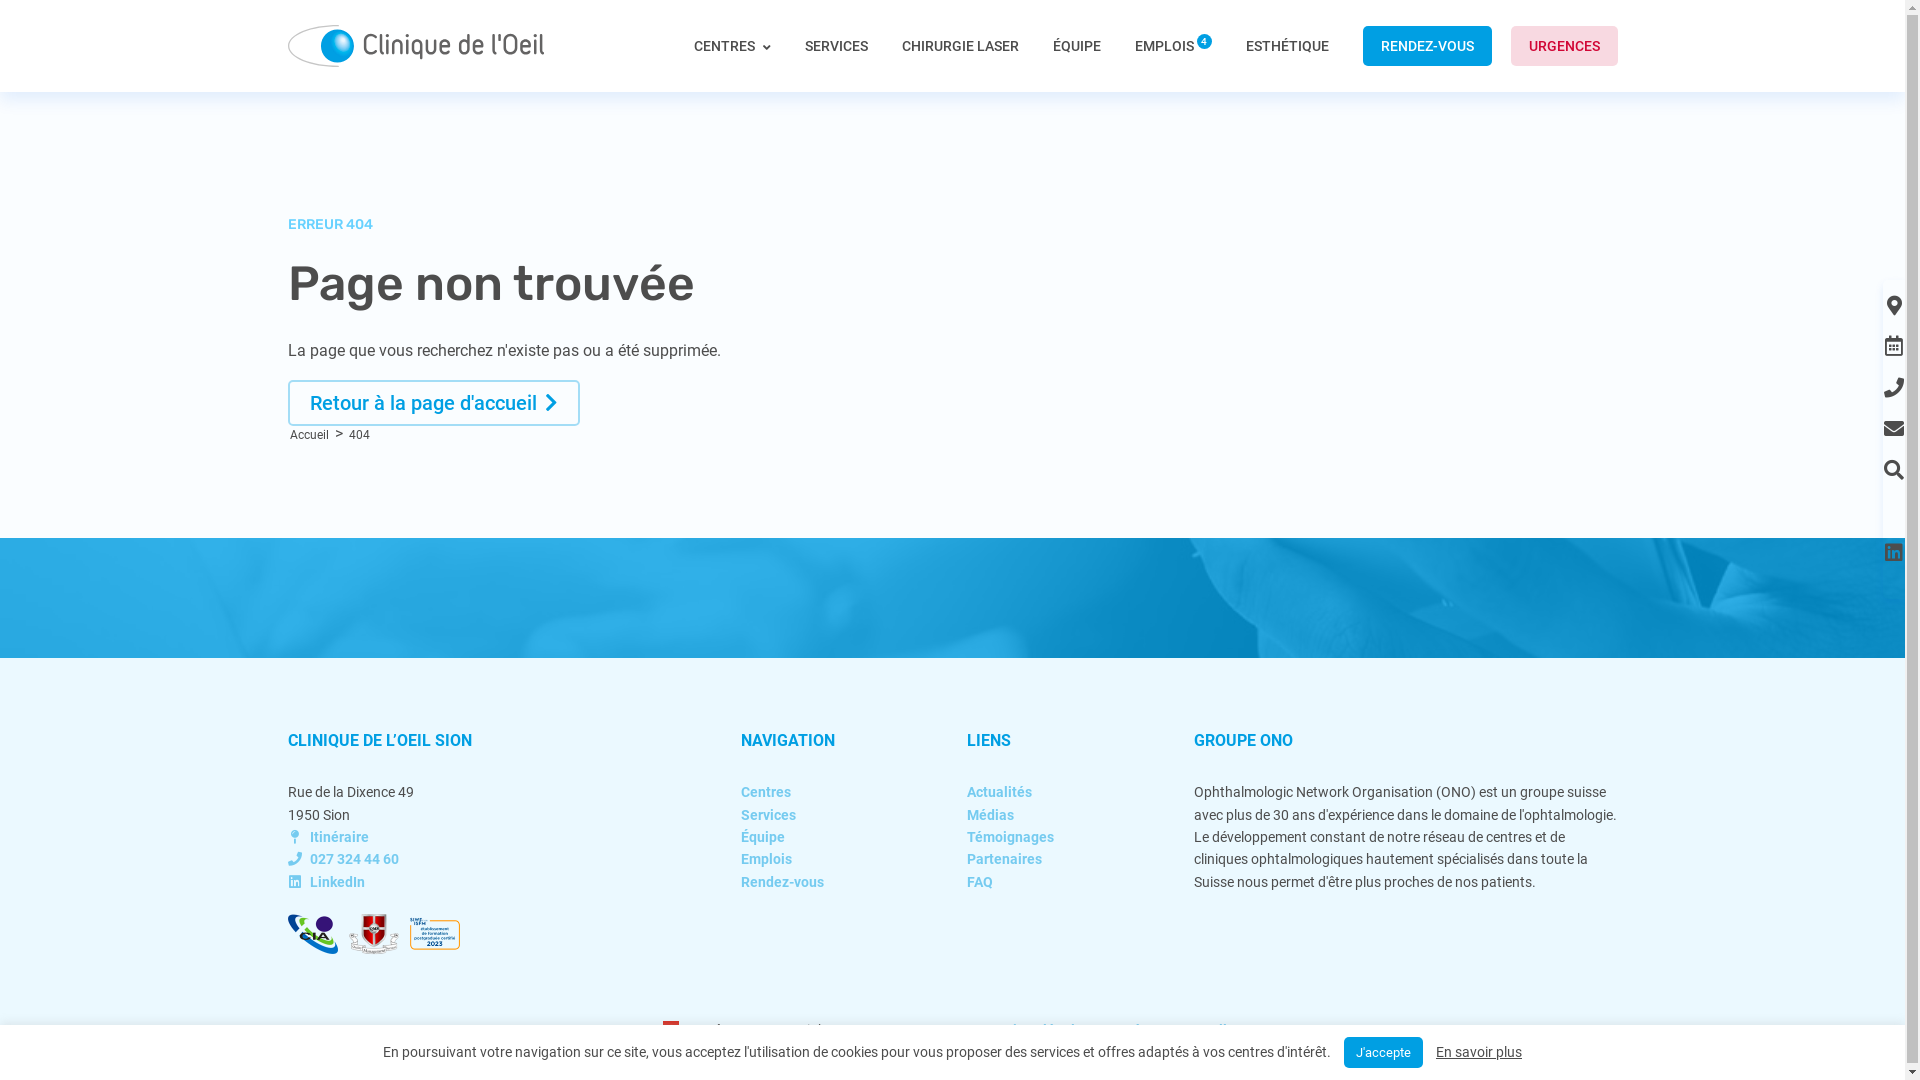 The height and width of the screenshot is (1080, 1920). What do you see at coordinates (1425, 45) in the screenshot?
I see `'RENDEZ-VOUS'` at bounding box center [1425, 45].